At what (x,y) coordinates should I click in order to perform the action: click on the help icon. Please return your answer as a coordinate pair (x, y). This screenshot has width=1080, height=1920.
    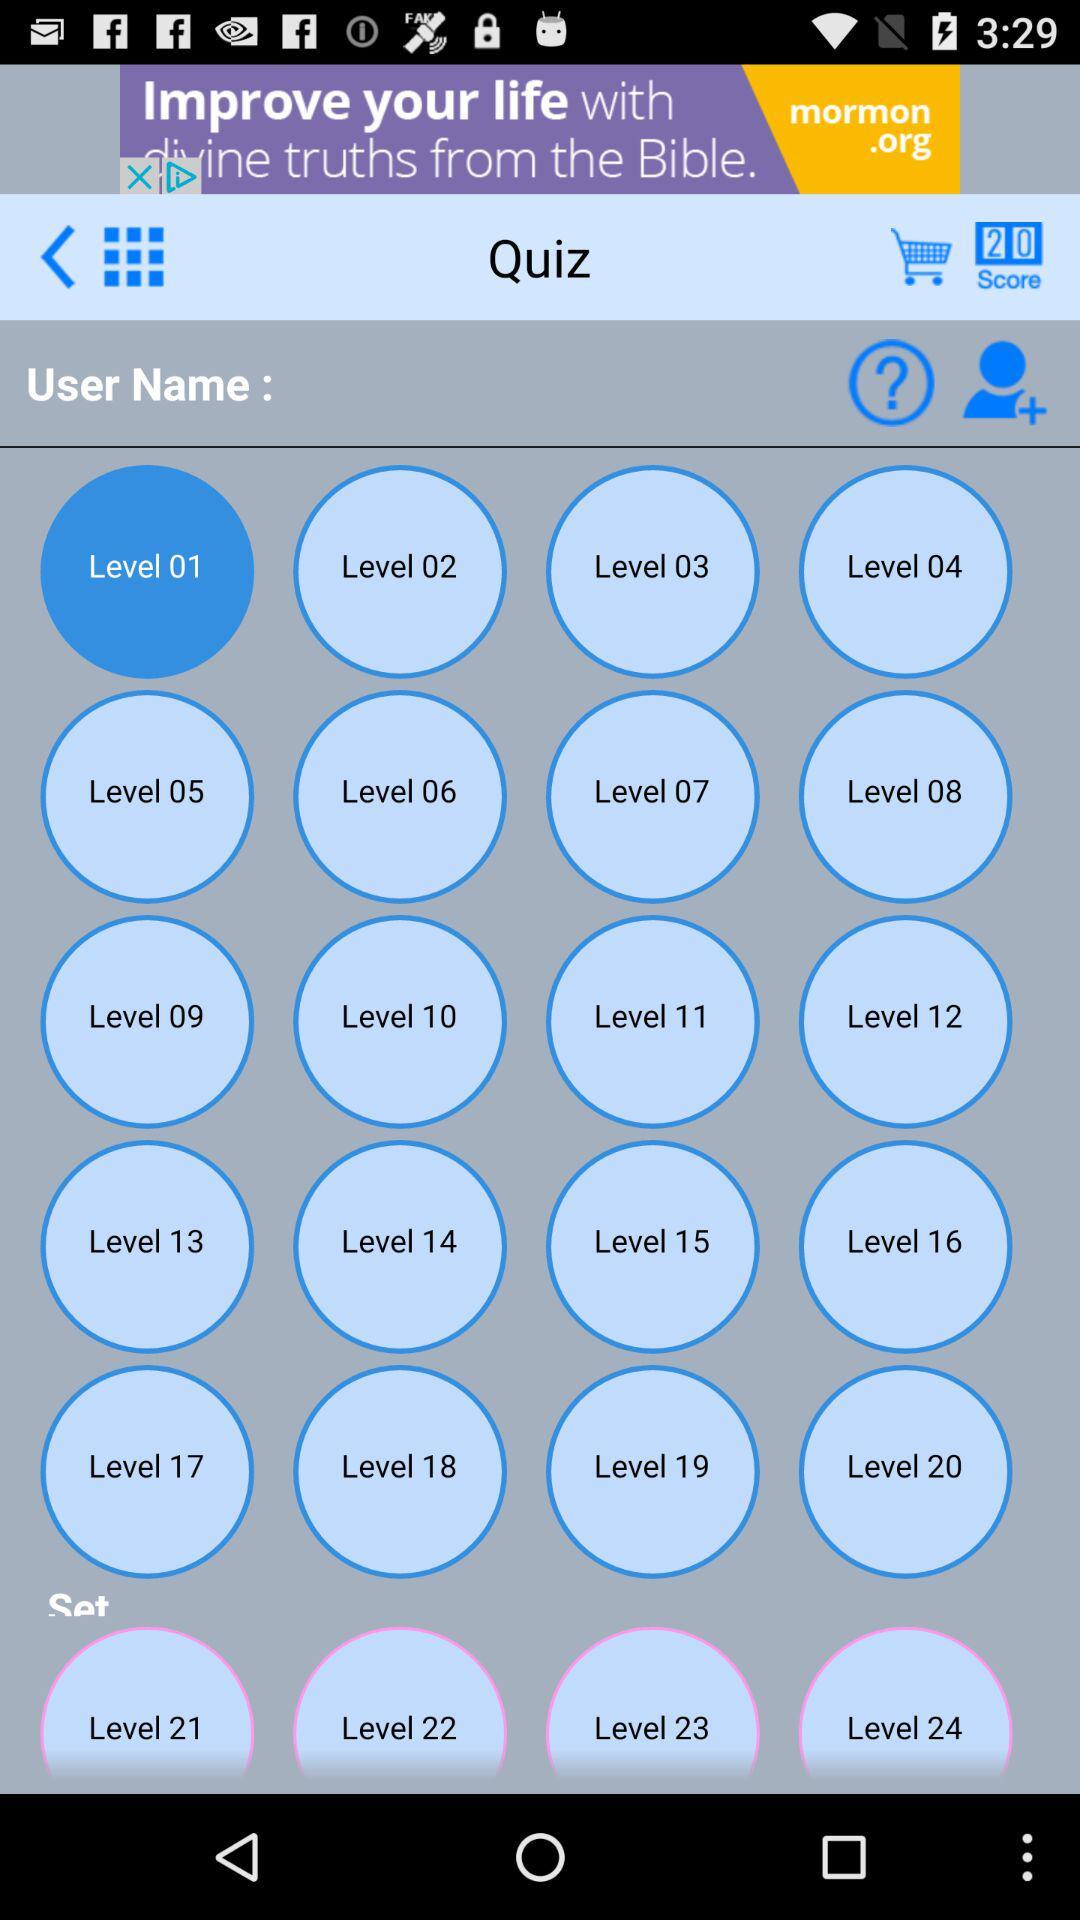
    Looking at the image, I should click on (889, 408).